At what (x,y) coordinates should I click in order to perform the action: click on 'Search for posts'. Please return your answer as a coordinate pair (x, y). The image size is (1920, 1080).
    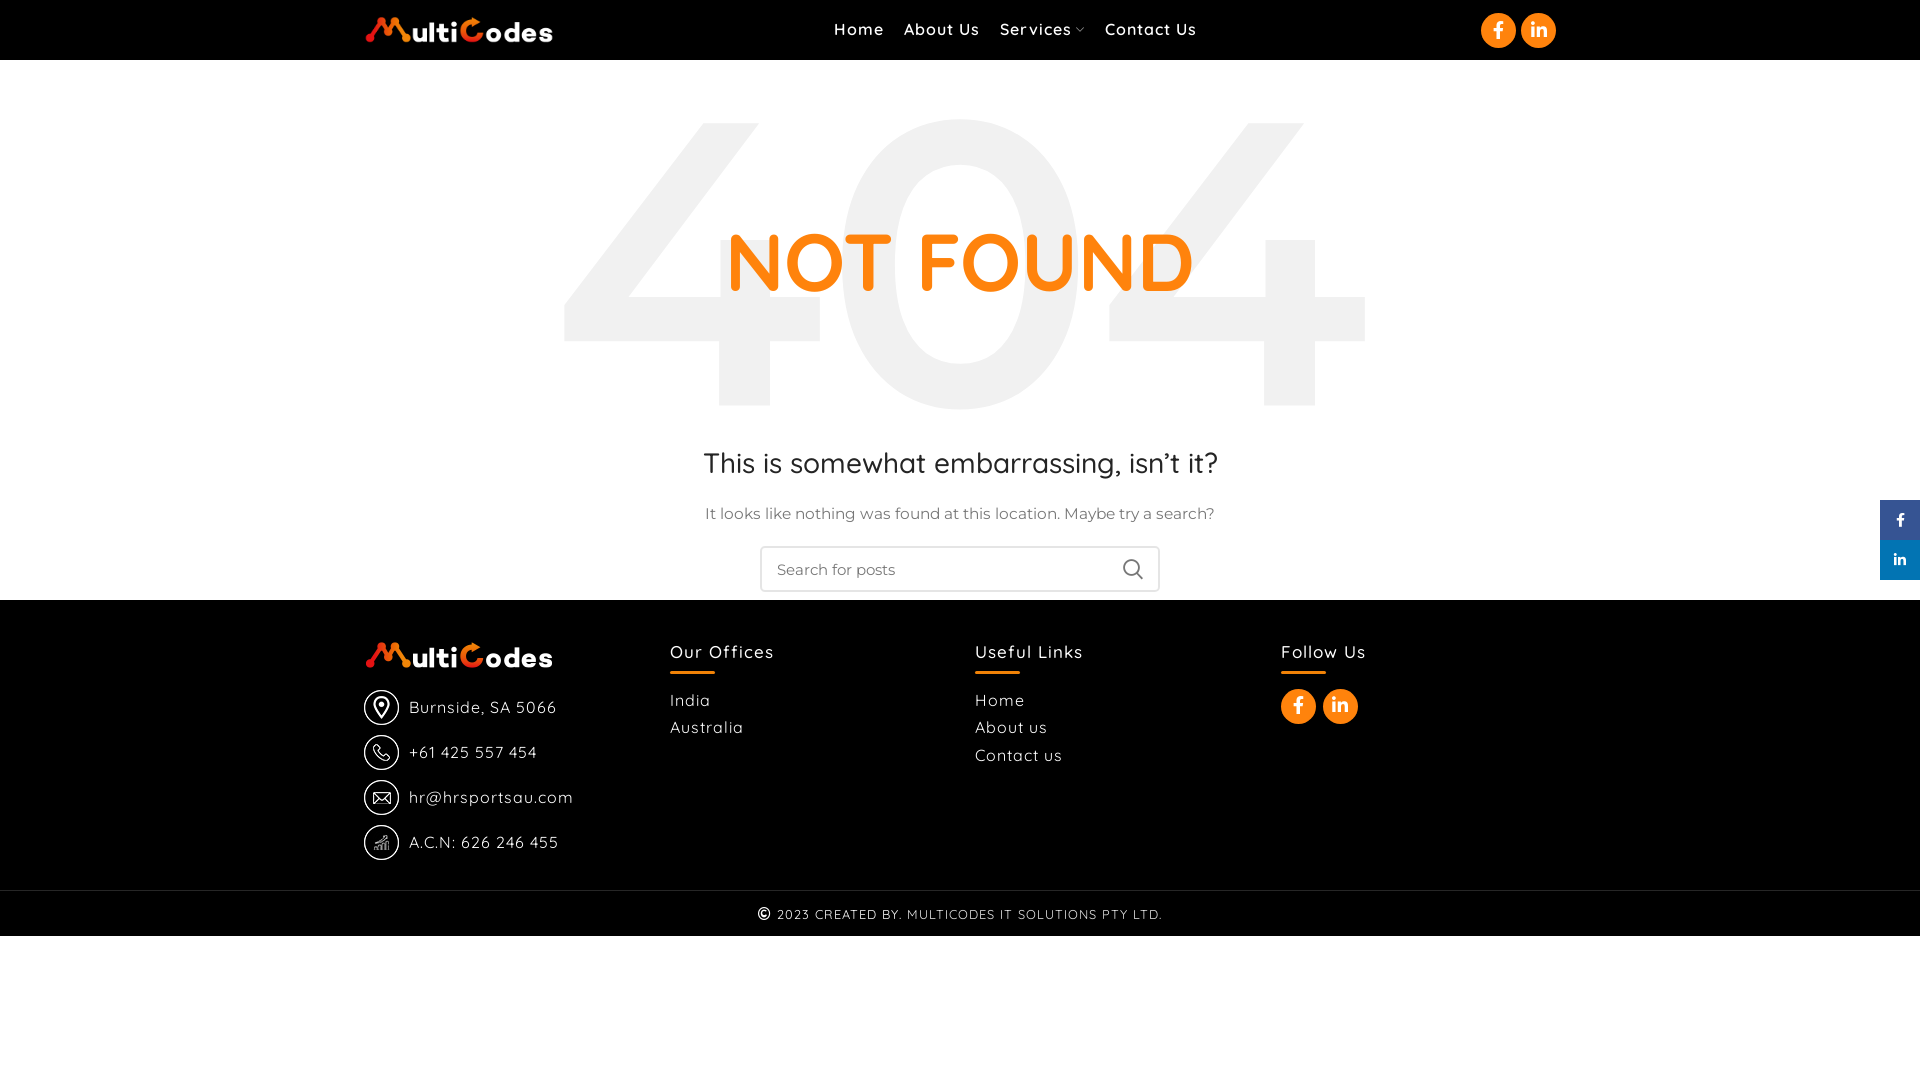
    Looking at the image, I should click on (960, 569).